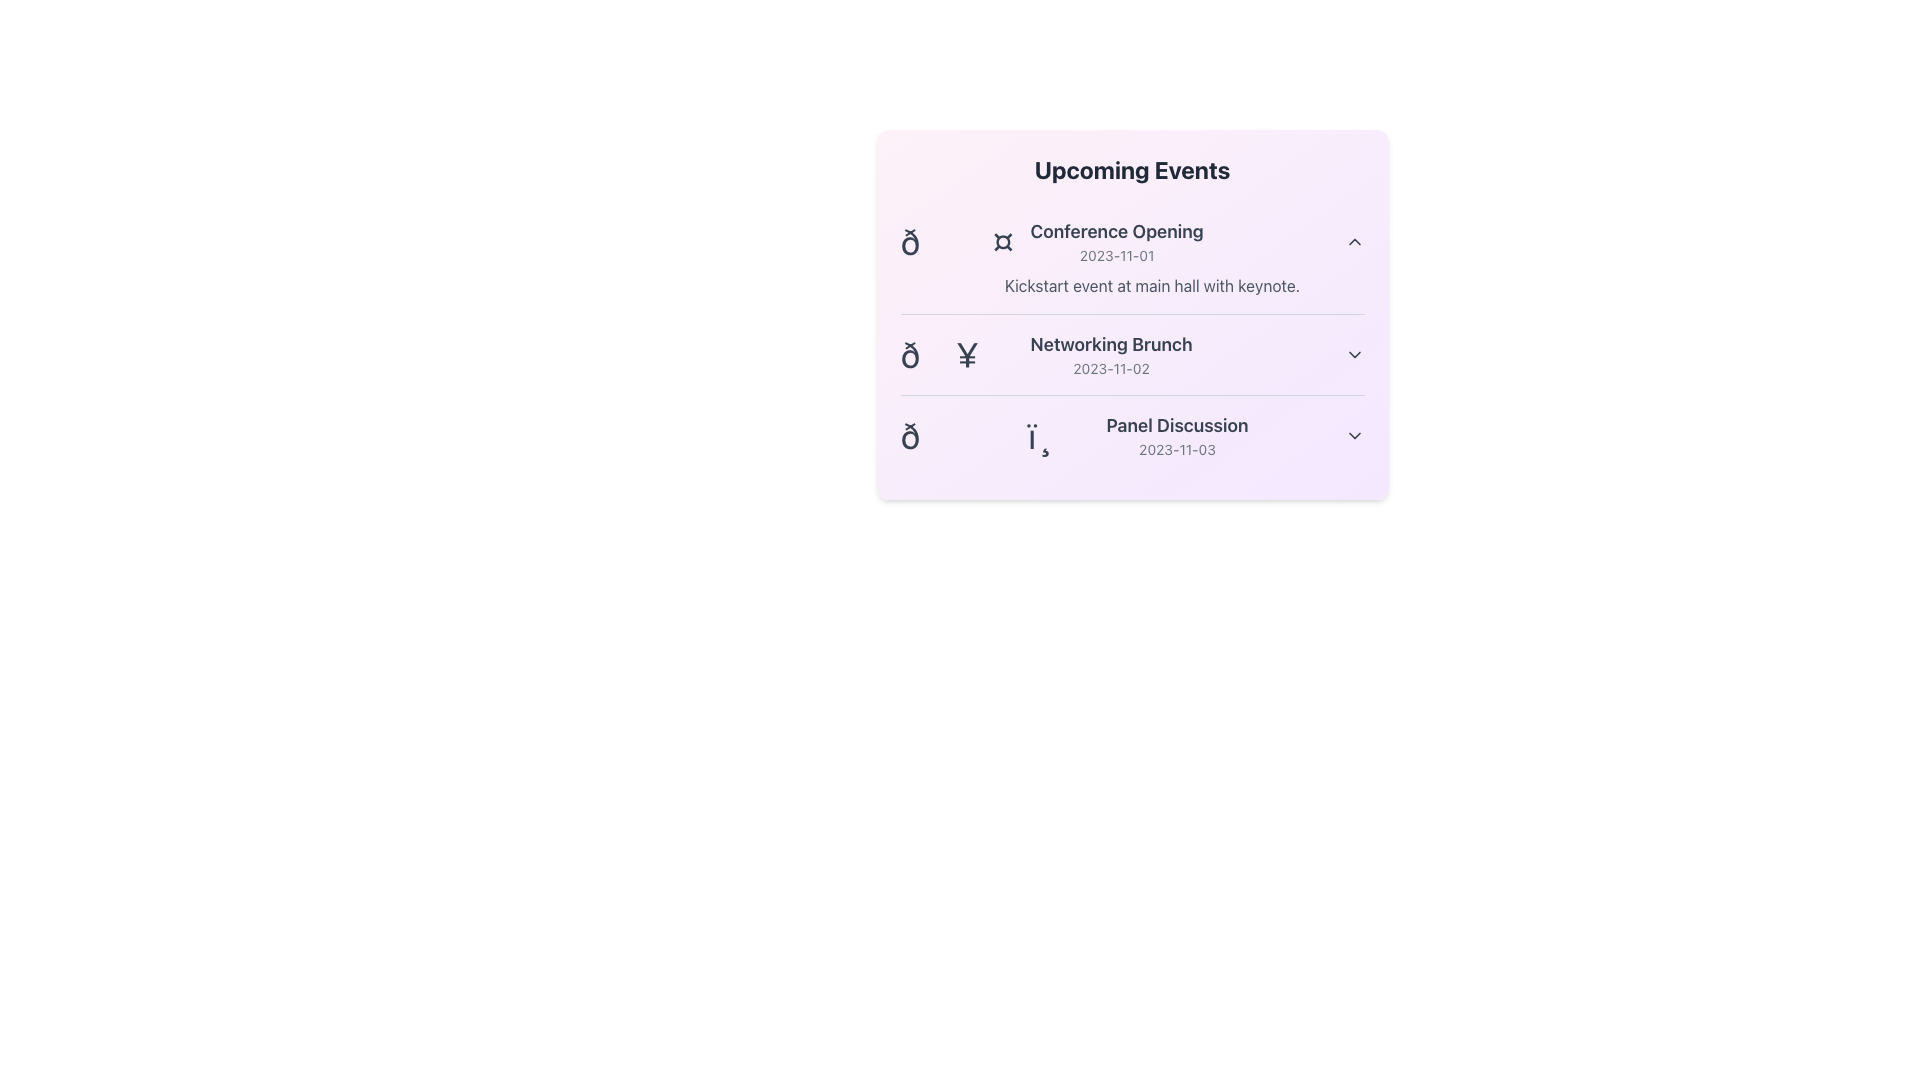 This screenshot has height=1080, width=1920. I want to click on text label 'Networking Brunch' which is the second item under 'Upcoming Events', styled in bold and larger text size, so click(1110, 343).